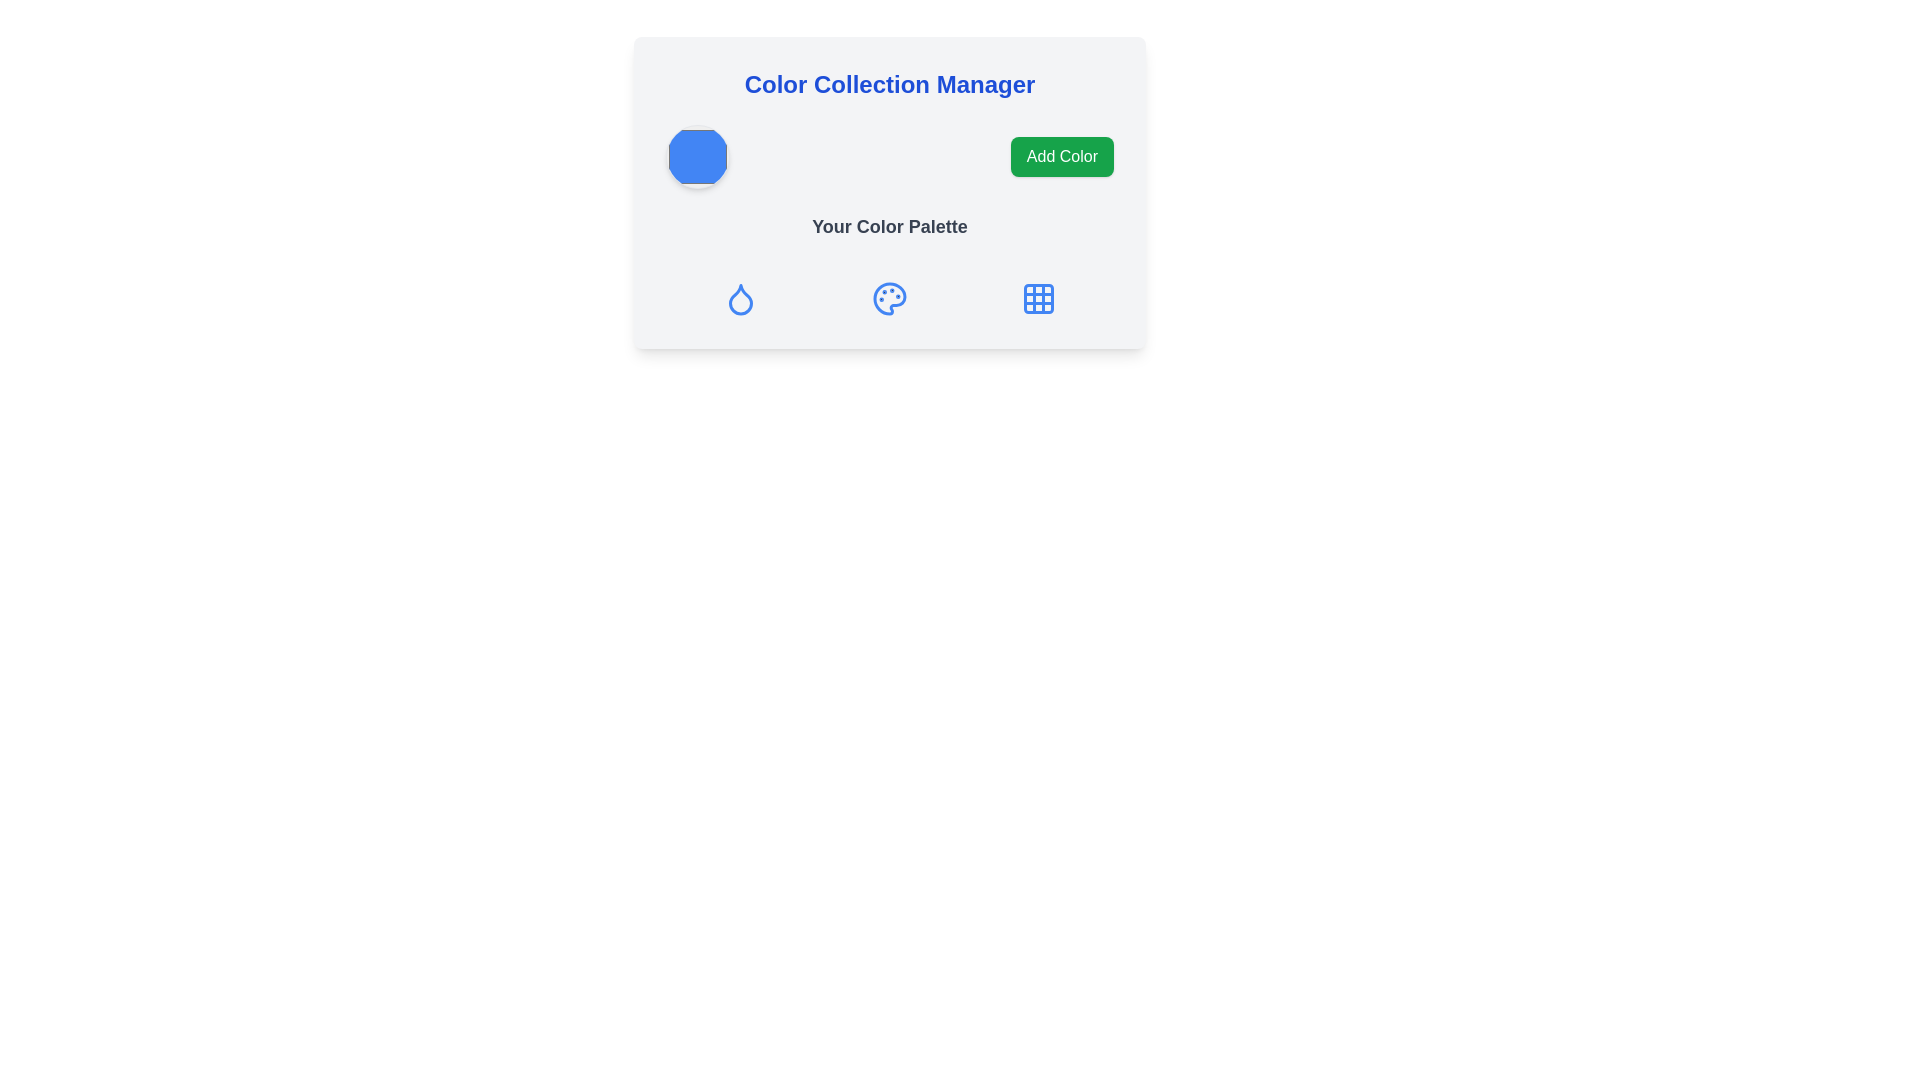 The image size is (1920, 1080). I want to click on static text label that says 'Your Color Palette', which is bold and dark gray, centered below the header section of the interface, so click(888, 226).